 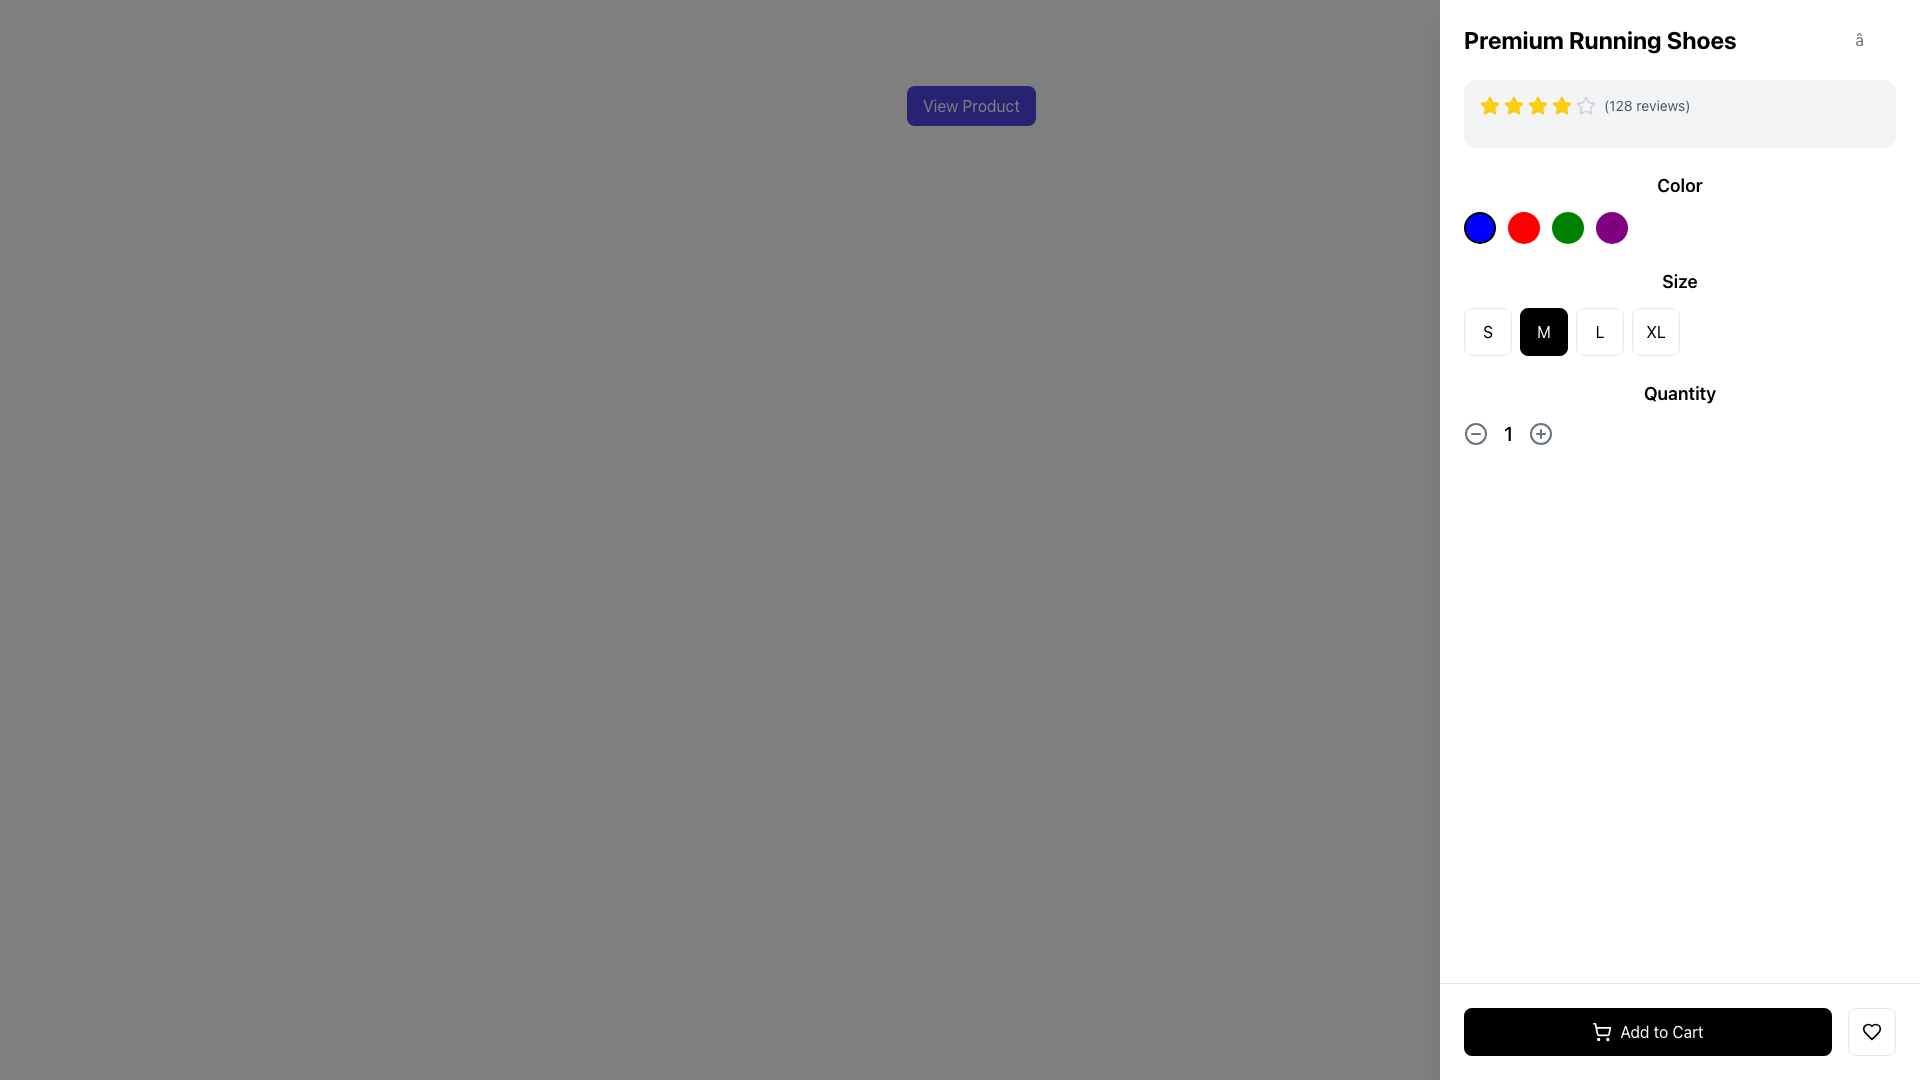 What do you see at coordinates (1680, 105) in the screenshot?
I see `the Rating display with textual summary located just below the heading 'Premium Running Shoes' to possibly see additional info` at bounding box center [1680, 105].